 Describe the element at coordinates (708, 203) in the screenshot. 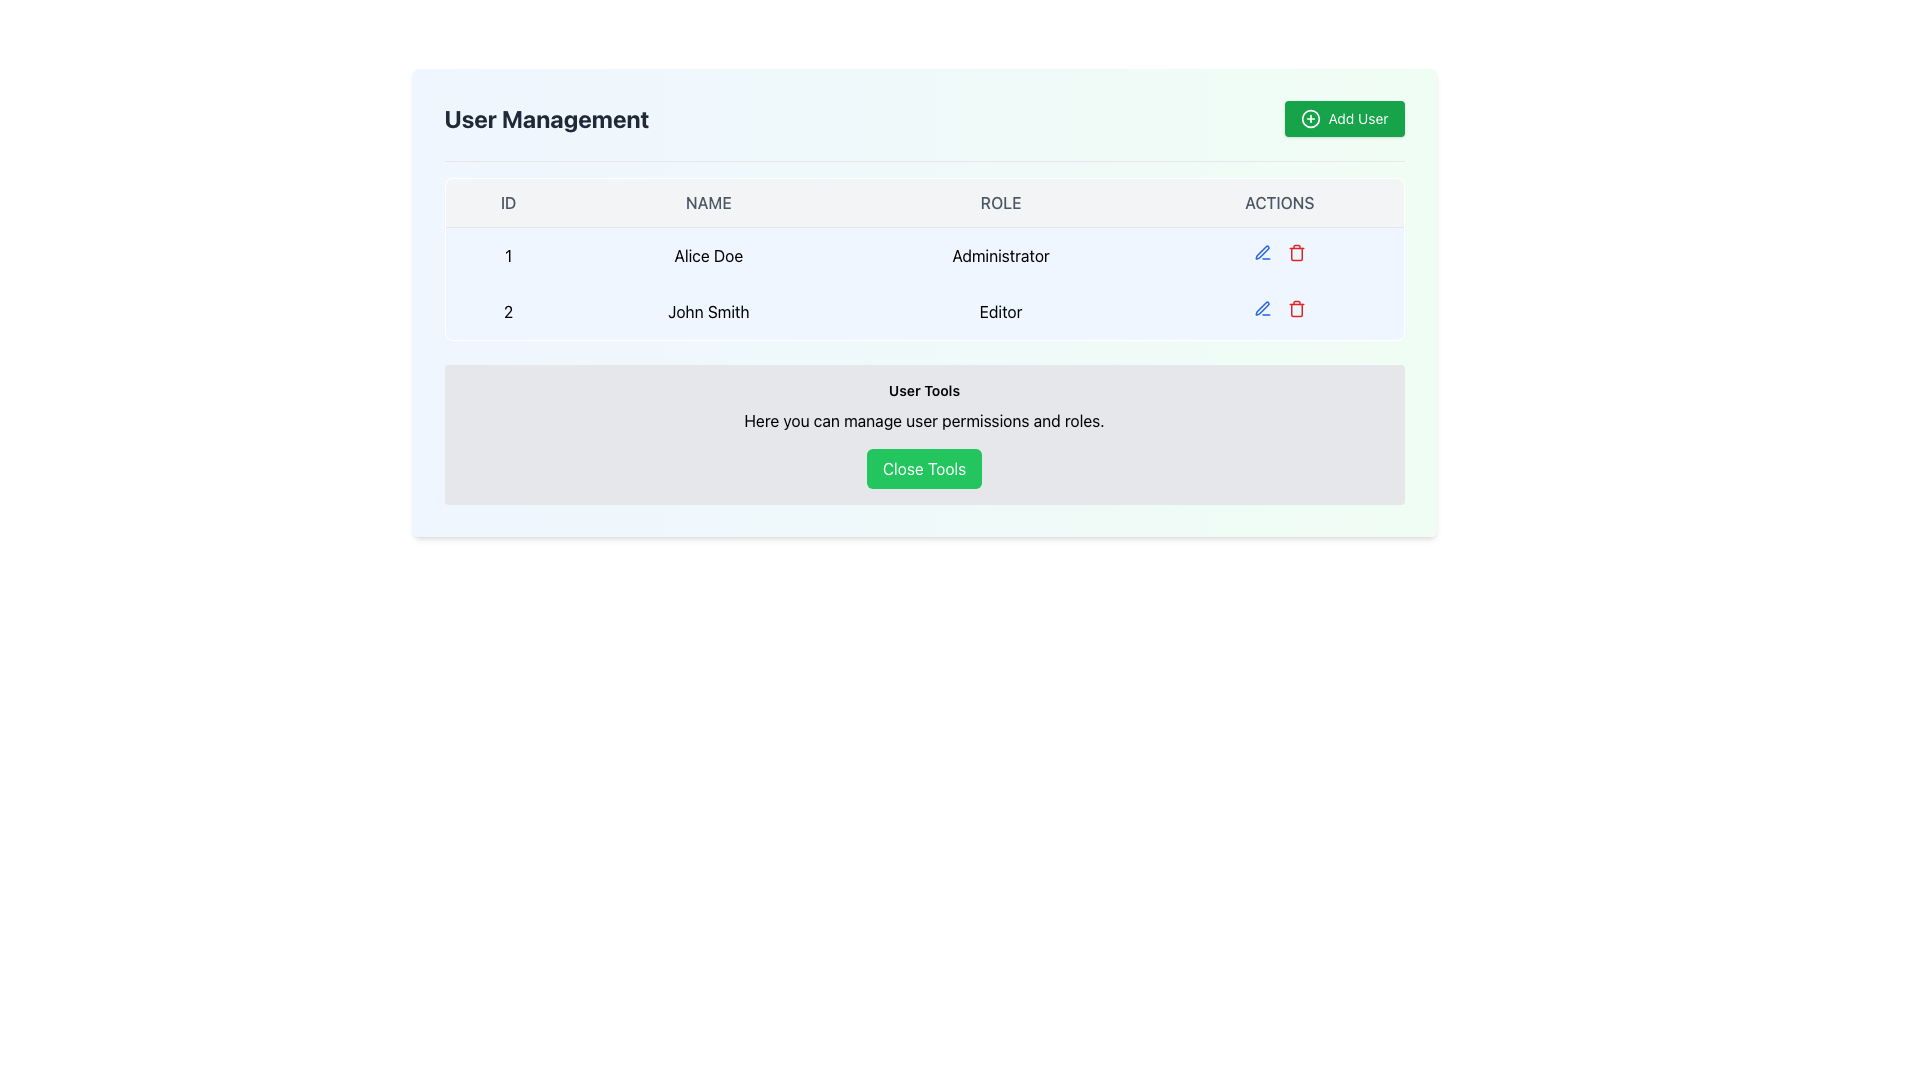

I see `the 'Name' column header label, which is the second column in a horizontal row of table headers, located between 'ID' and 'ROLE'` at that location.